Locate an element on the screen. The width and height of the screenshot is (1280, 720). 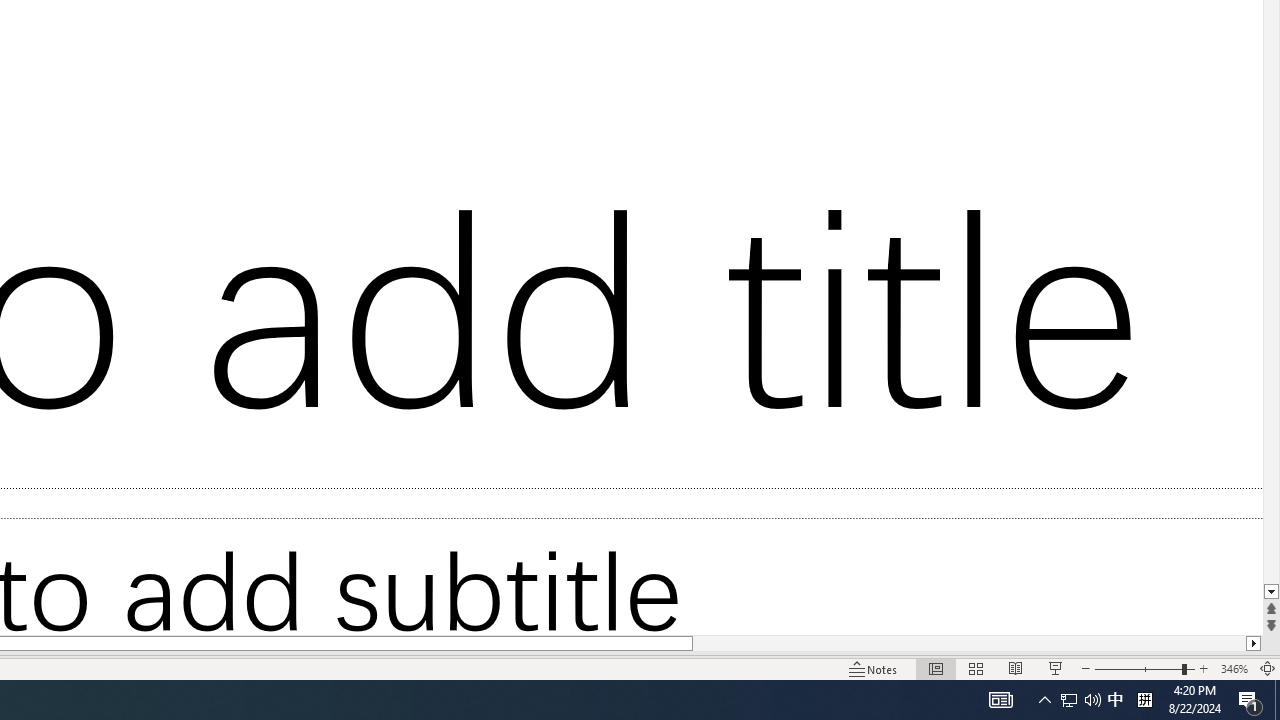
'Zoom to Fit ' is located at coordinates (1266, 669).